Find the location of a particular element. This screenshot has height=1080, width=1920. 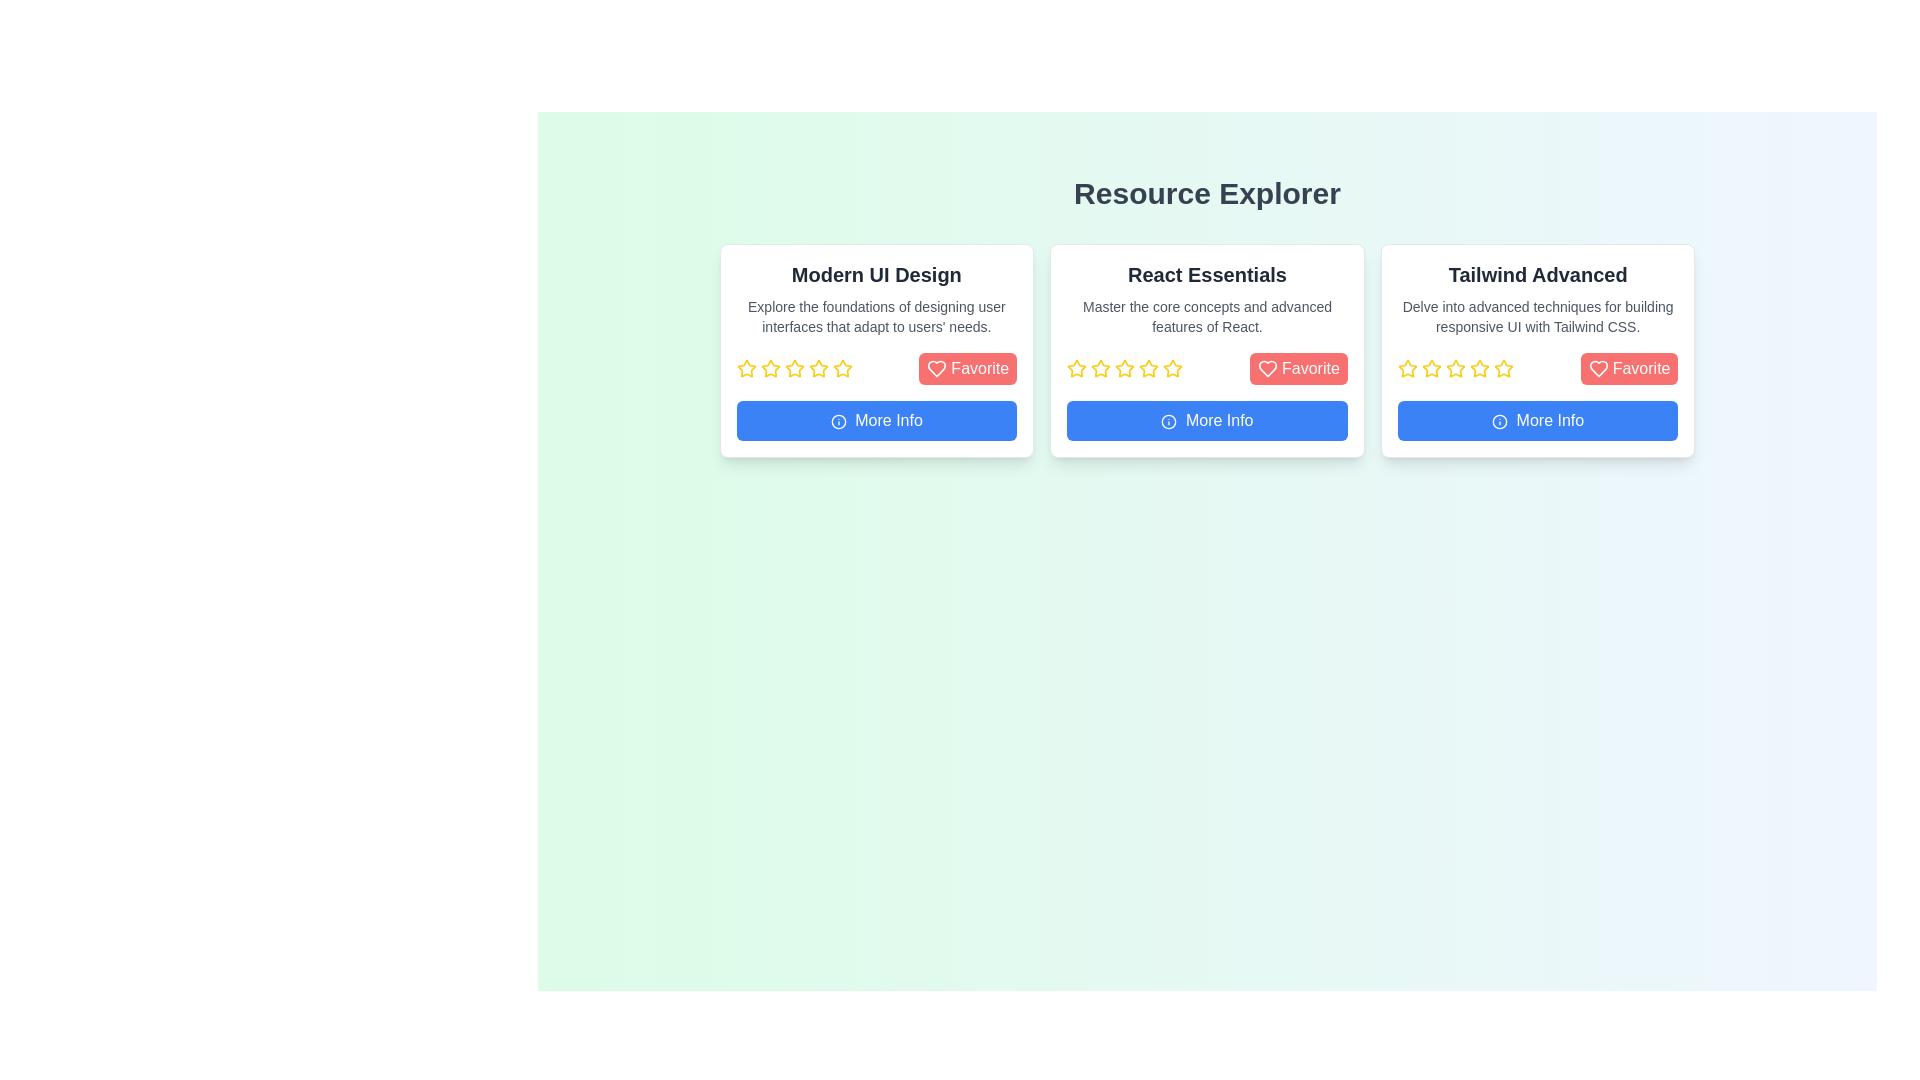

the yellow star-shaped icon, which is the second star in the row under the 'Modern UI Design' card is located at coordinates (745, 368).